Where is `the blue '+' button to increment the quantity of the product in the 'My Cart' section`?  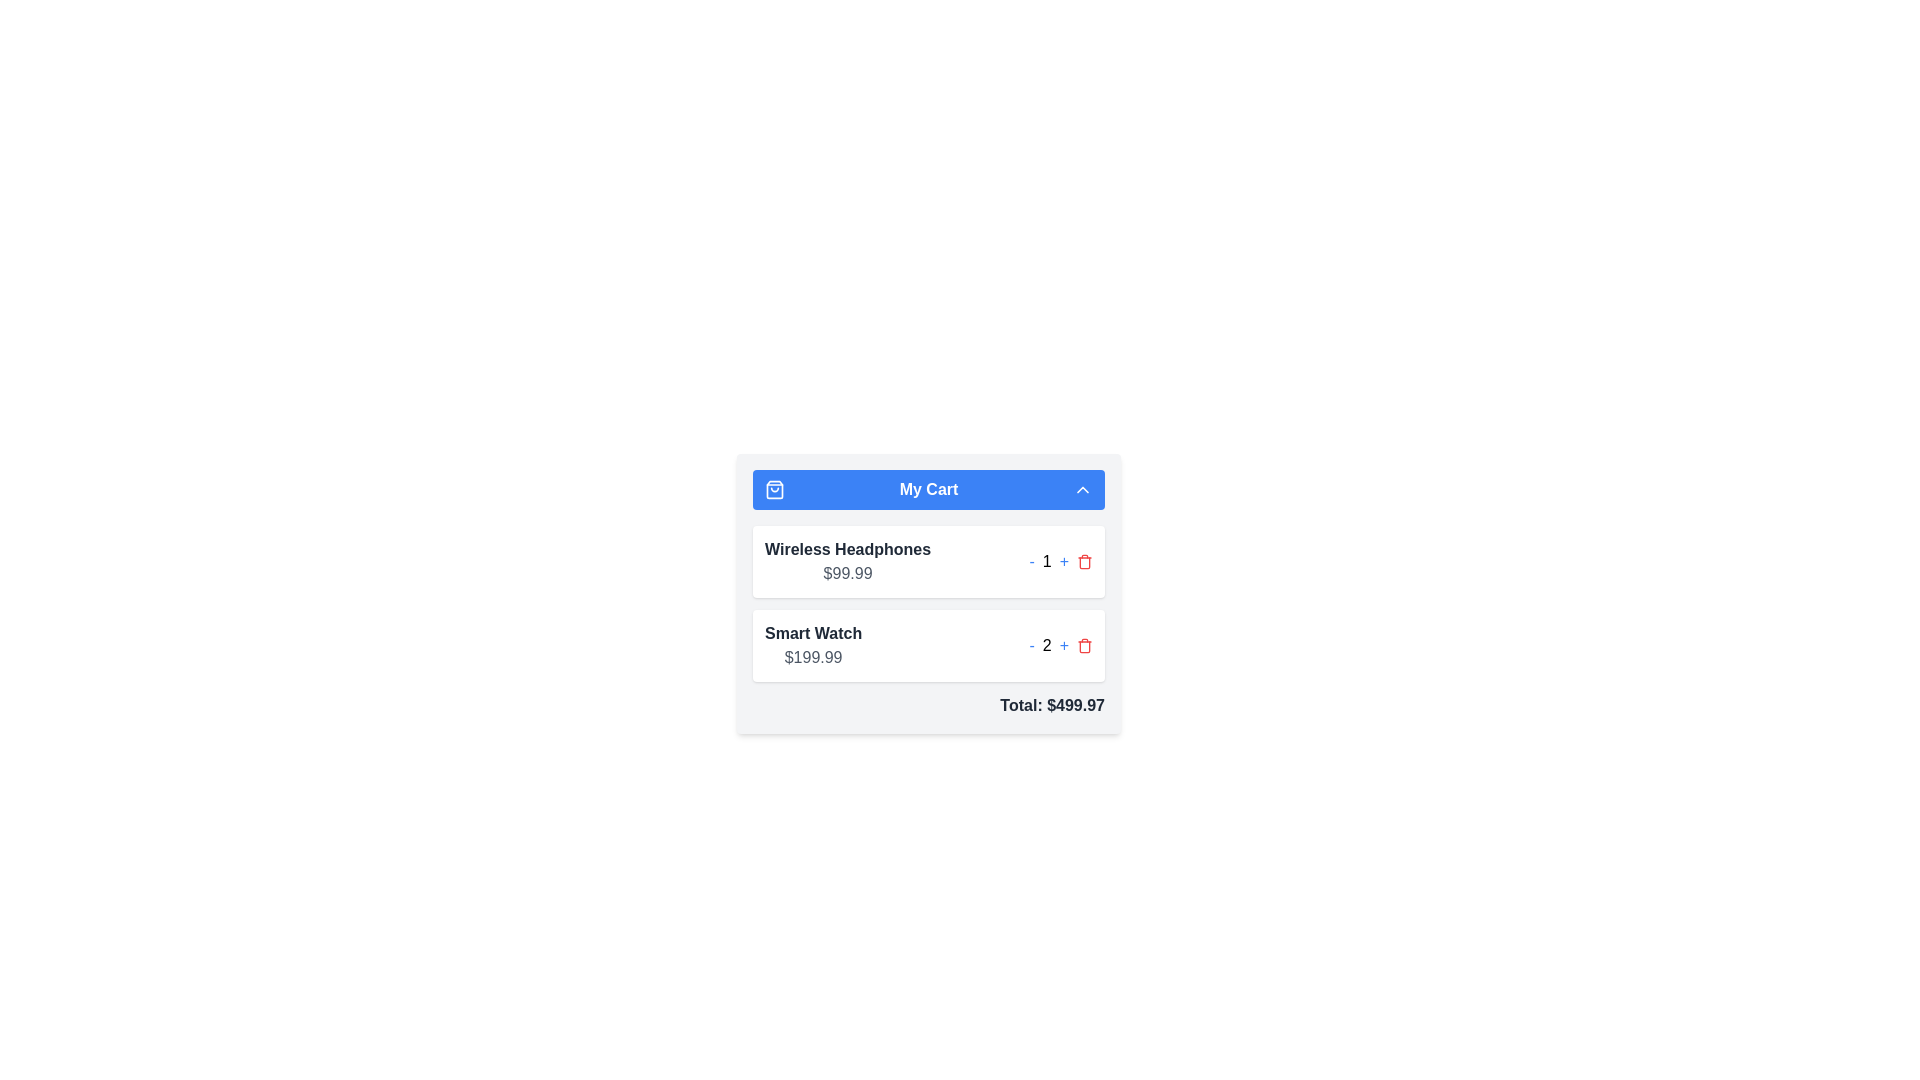 the blue '+' button to increment the quantity of the product in the 'My Cart' section is located at coordinates (1063, 645).